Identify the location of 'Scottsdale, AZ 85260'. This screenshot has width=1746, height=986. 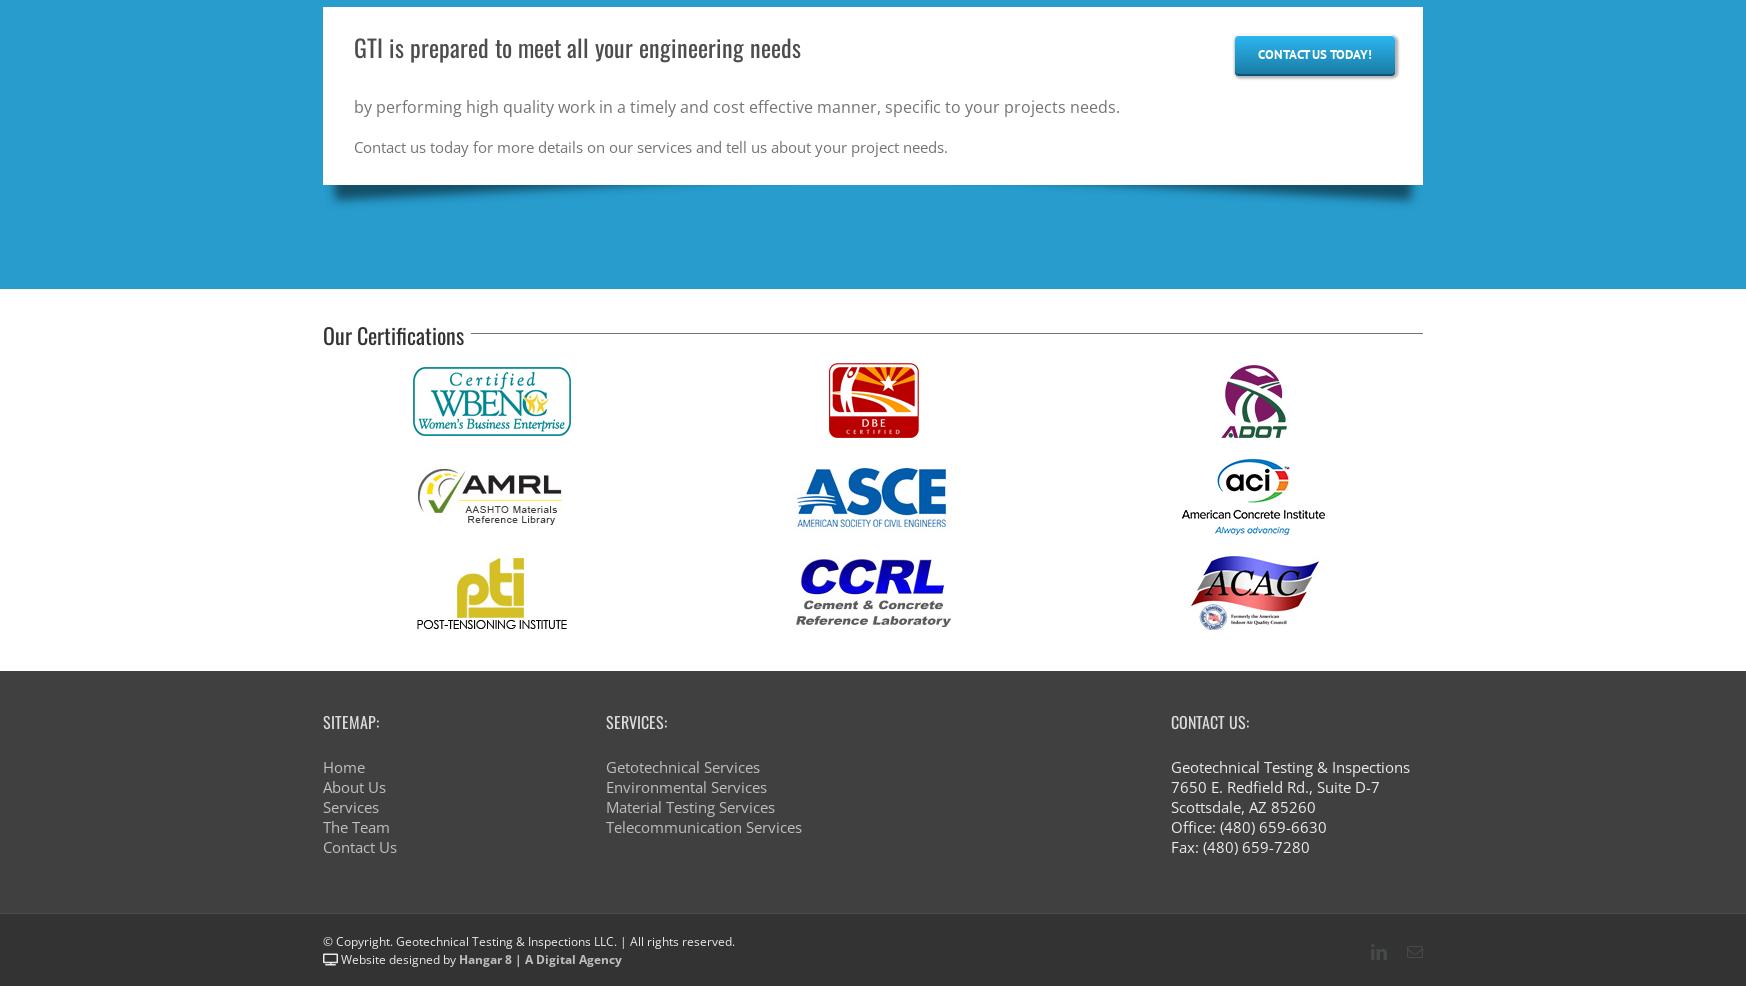
(1241, 808).